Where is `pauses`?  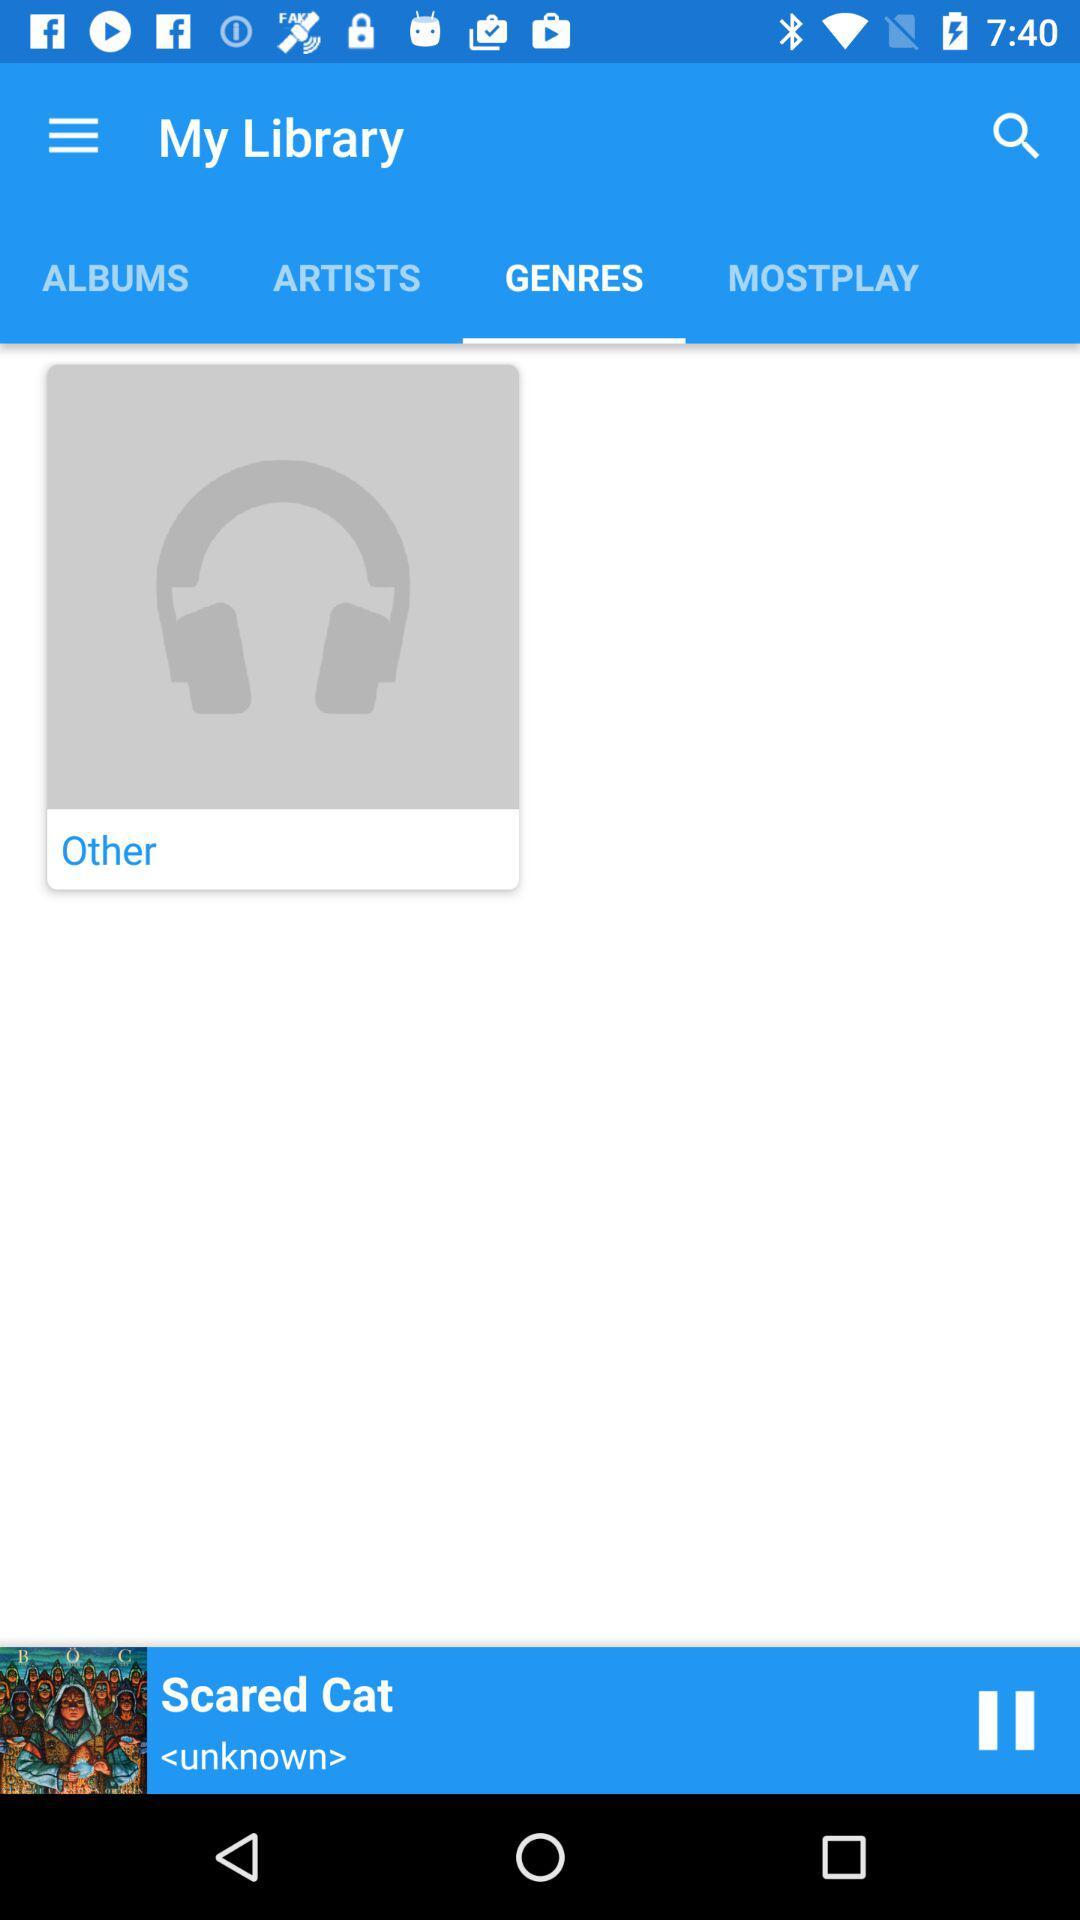 pauses is located at coordinates (1006, 1719).